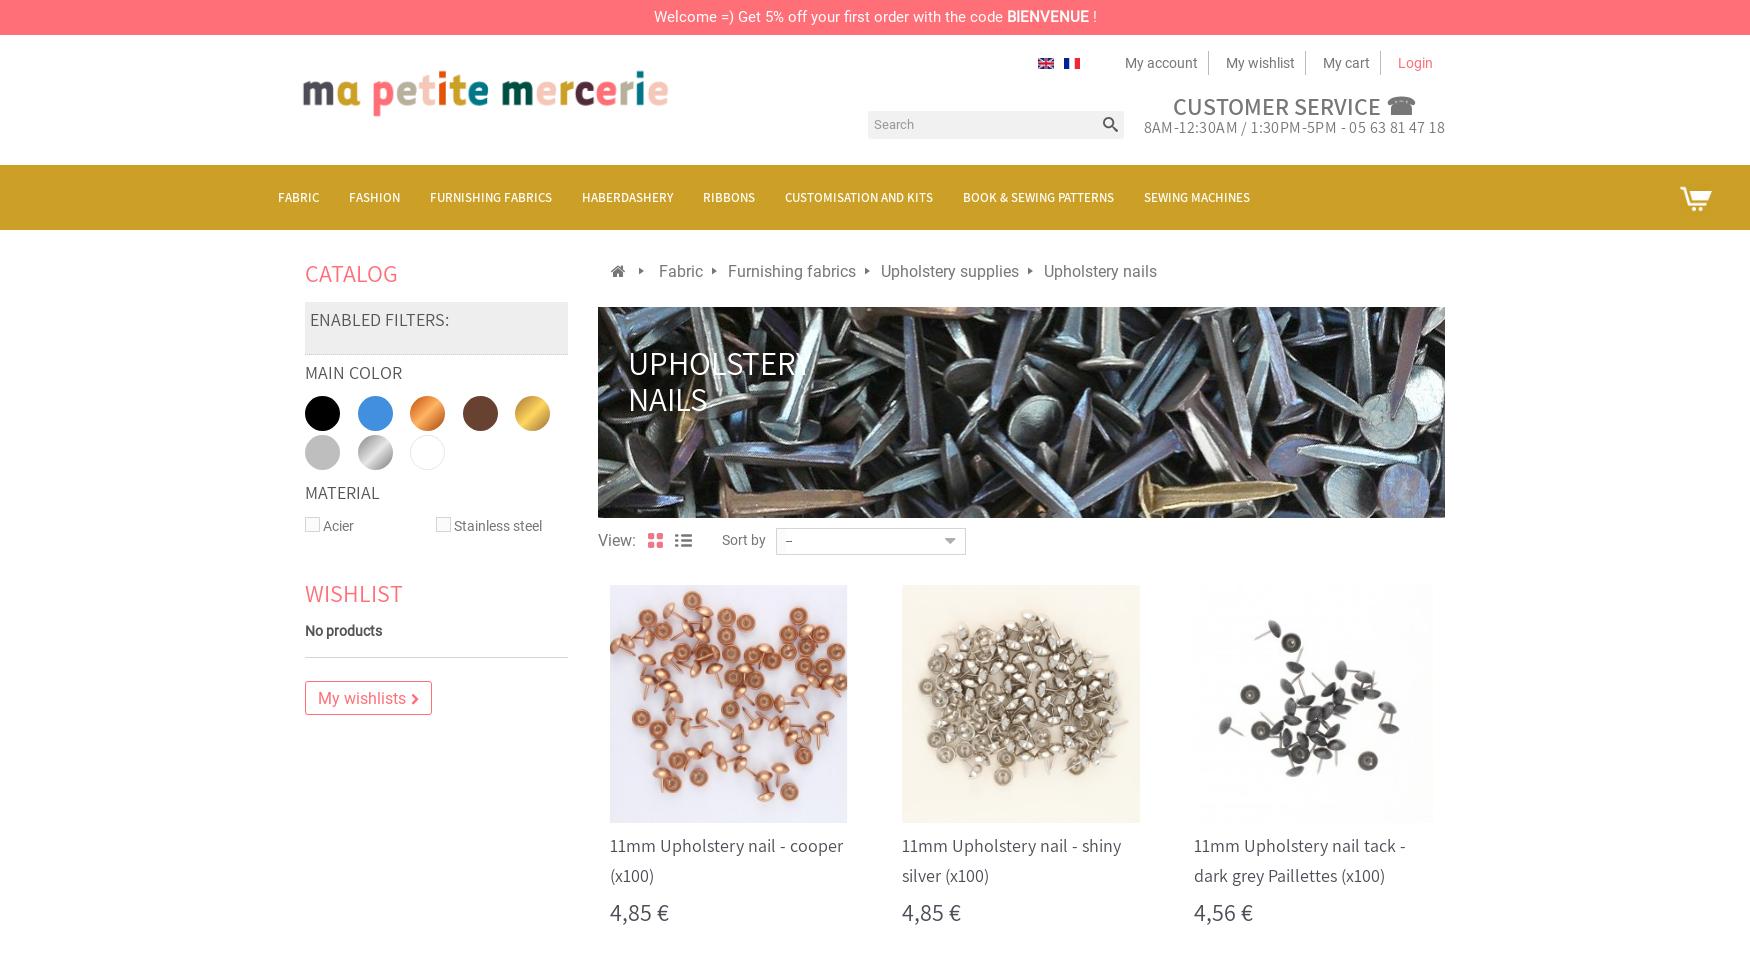  What do you see at coordinates (342, 491) in the screenshot?
I see `'Material'` at bounding box center [342, 491].